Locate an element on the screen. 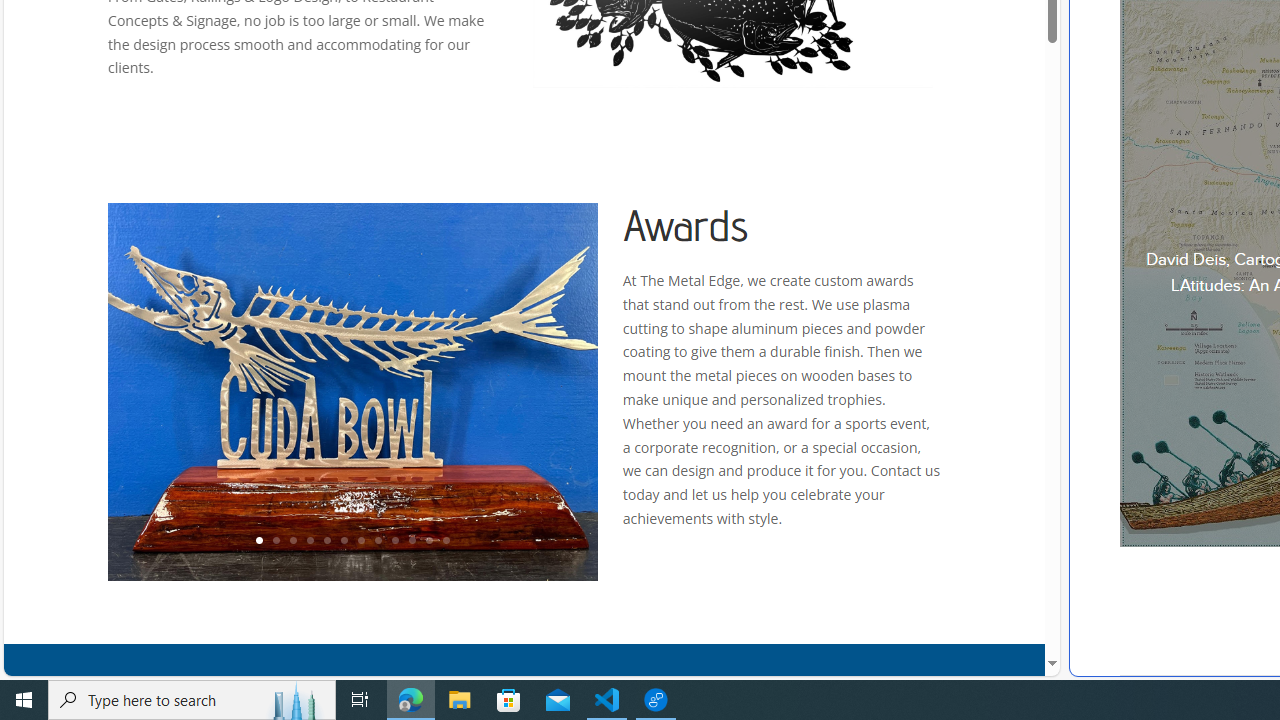 This screenshot has height=720, width=1280. '4' is located at coordinates (308, 541).